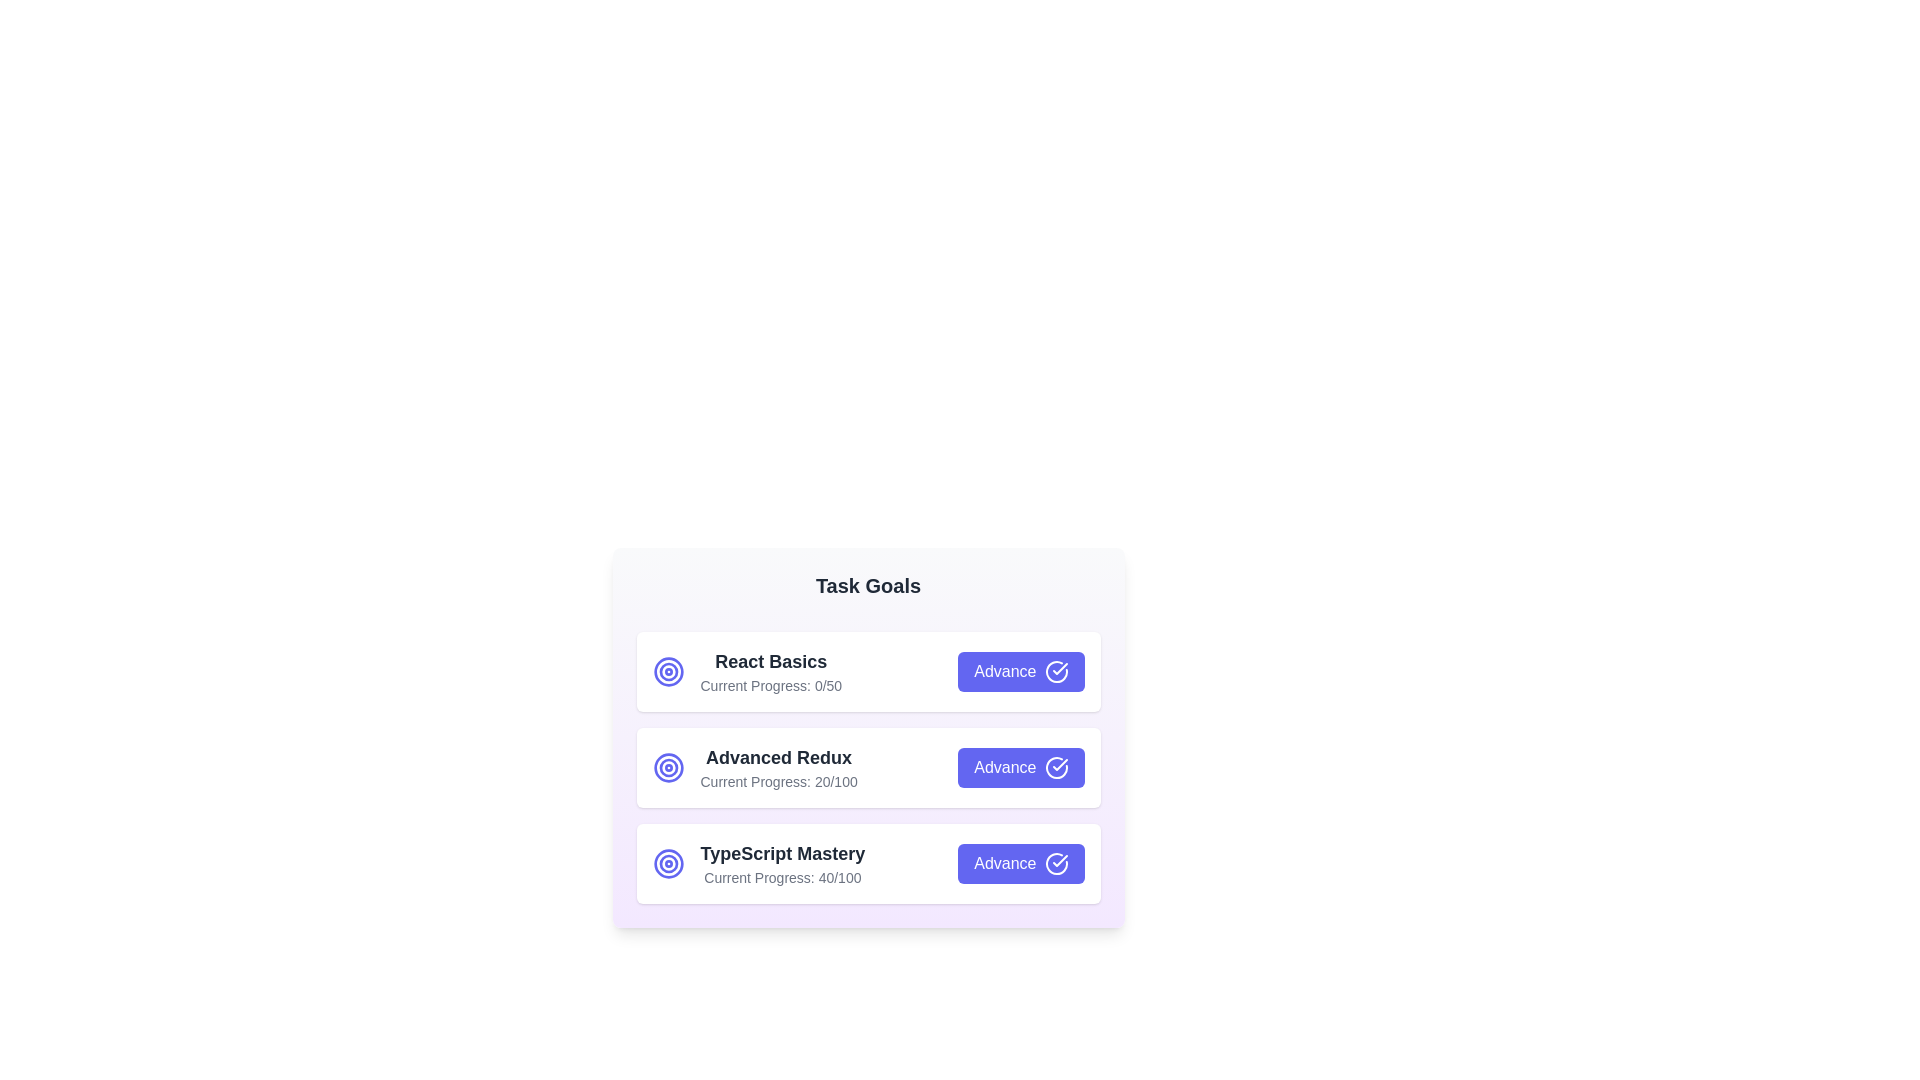  Describe the element at coordinates (1055, 671) in the screenshot. I see `the circular SVG icon with a check mark located to the right of the 'Advance' button` at that location.